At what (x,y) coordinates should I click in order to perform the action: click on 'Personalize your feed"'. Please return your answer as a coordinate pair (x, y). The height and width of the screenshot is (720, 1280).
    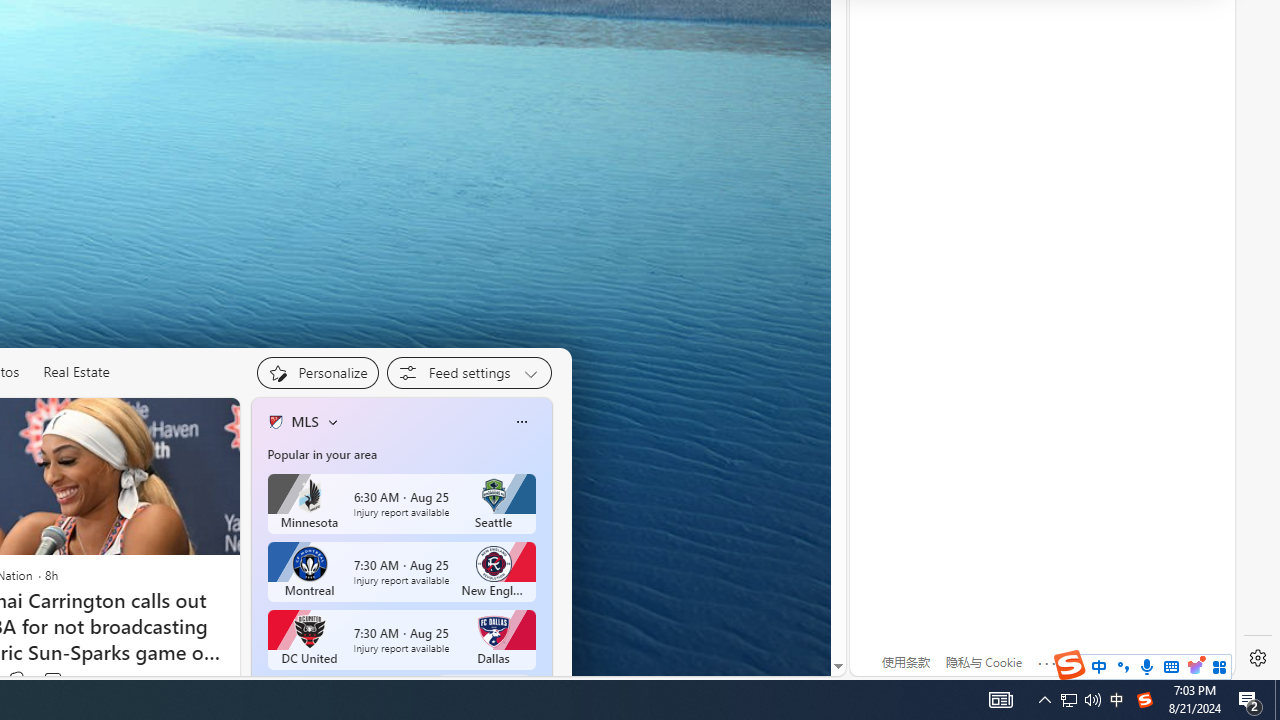
    Looking at the image, I should click on (316, 372).